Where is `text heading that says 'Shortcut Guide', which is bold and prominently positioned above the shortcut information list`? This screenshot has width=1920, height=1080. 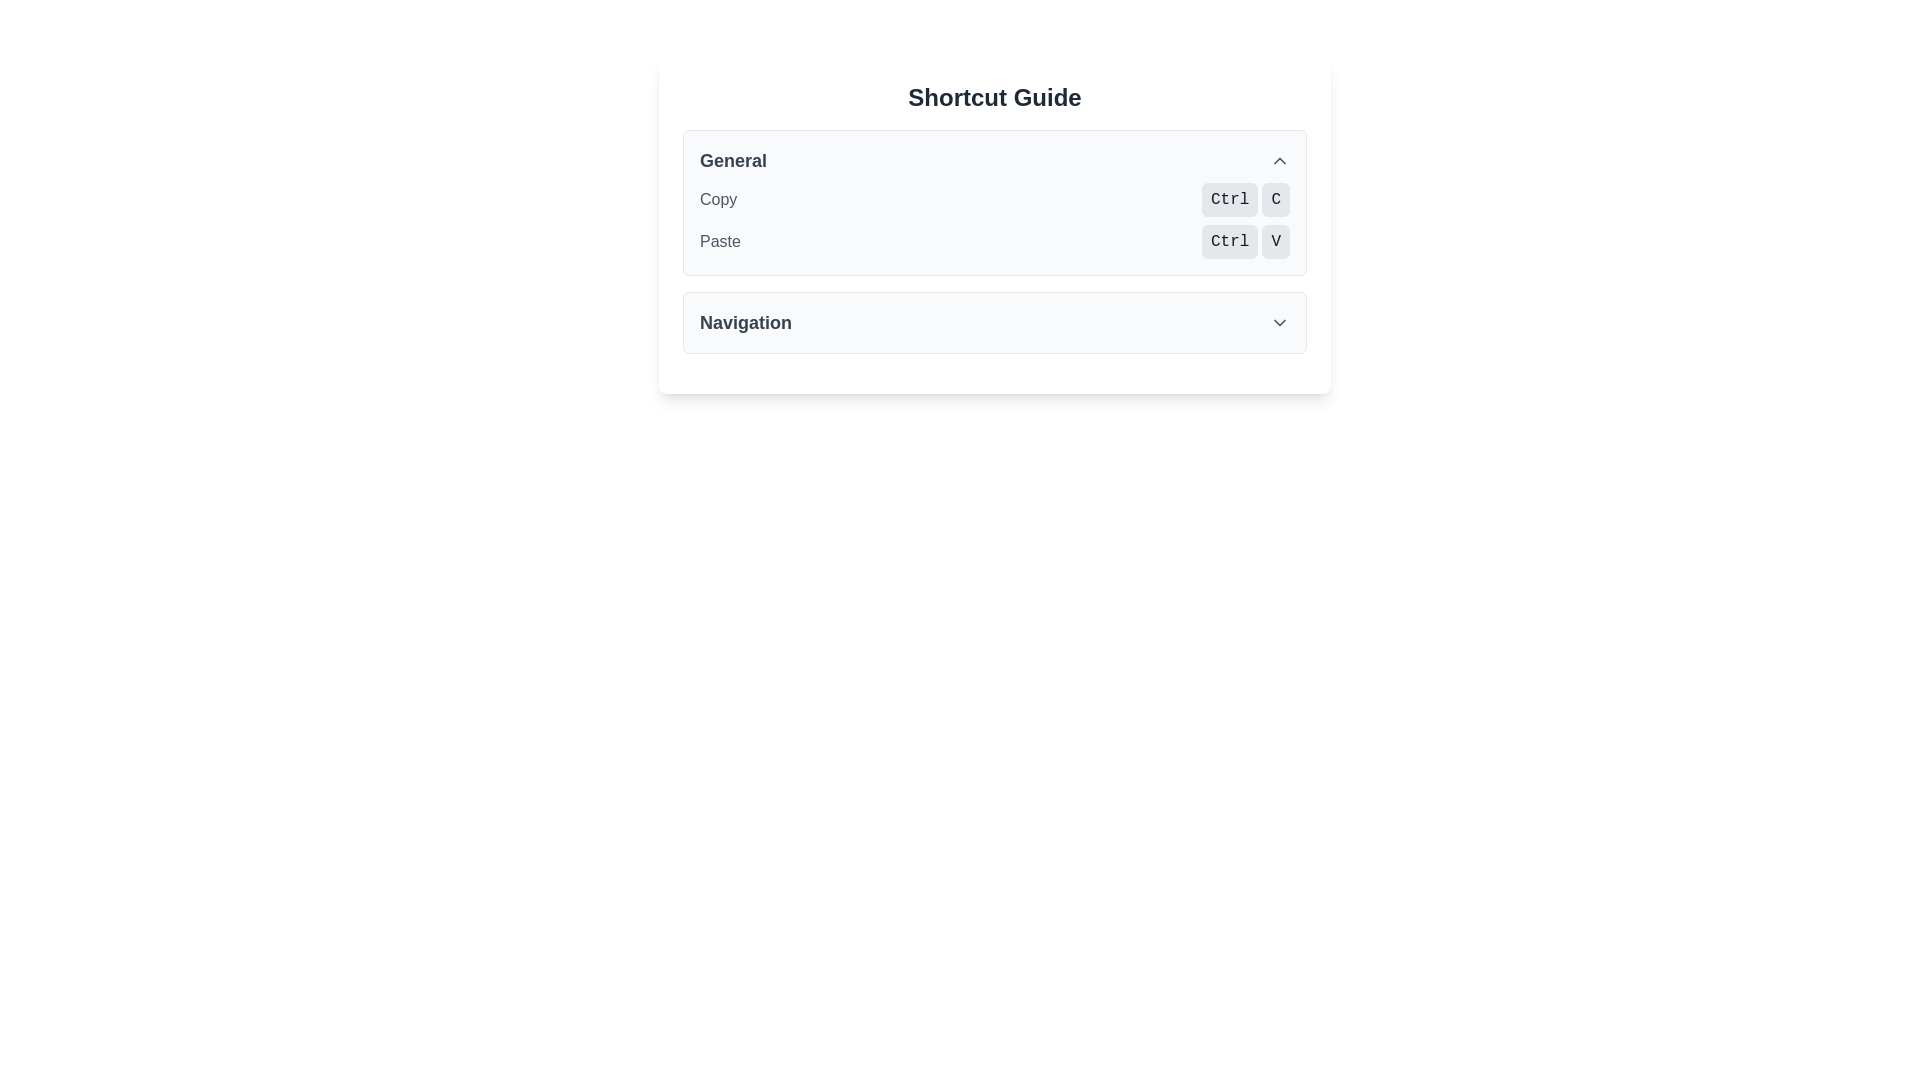 text heading that says 'Shortcut Guide', which is bold and prominently positioned above the shortcut information list is located at coordinates (994, 97).